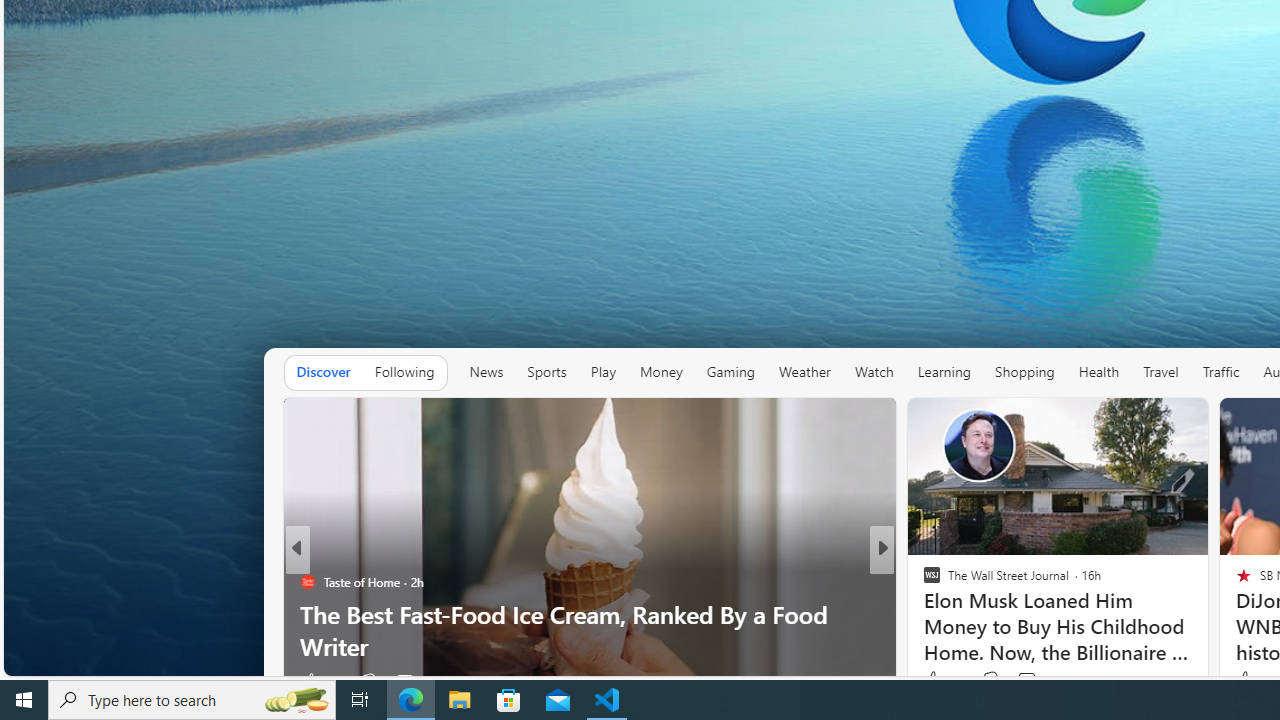  Describe the element at coordinates (1097, 372) in the screenshot. I see `'Health'` at that location.